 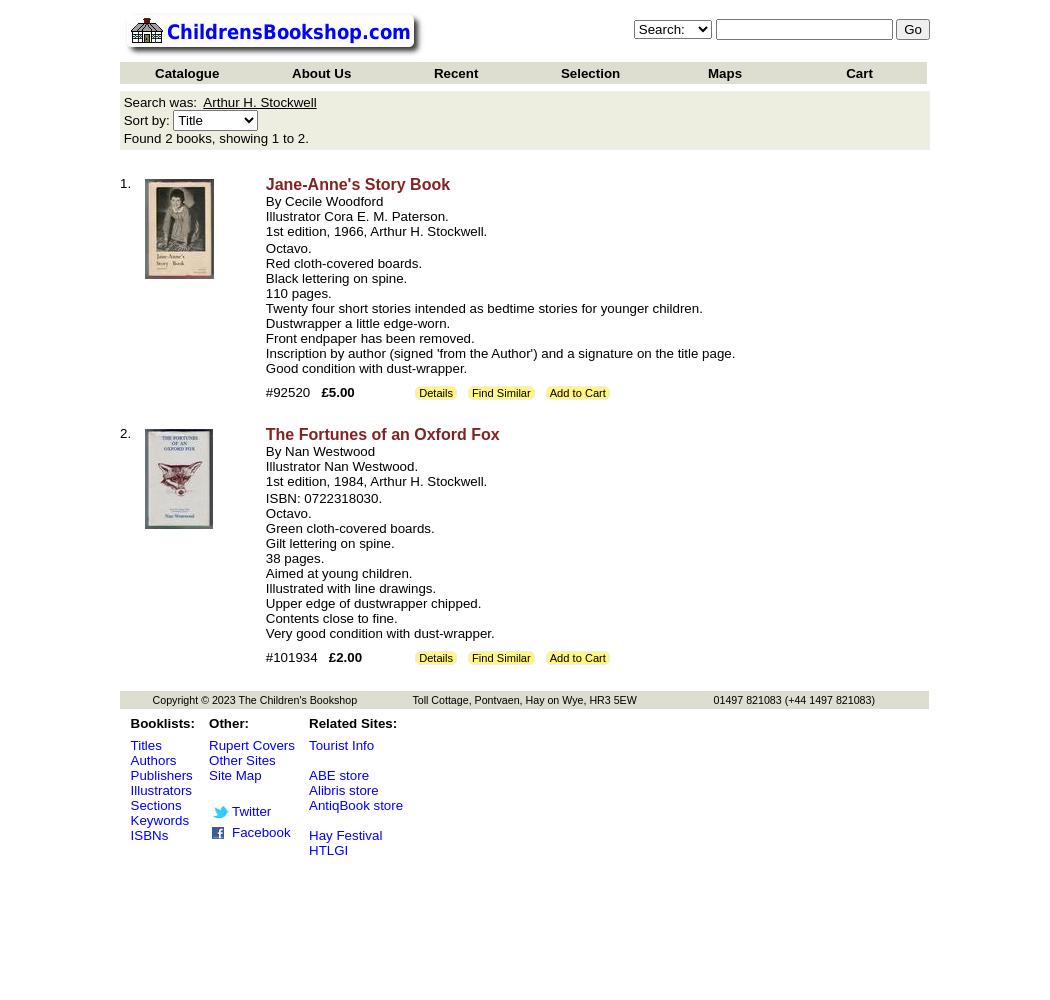 I want to click on 'Publishers', so click(x=160, y=775).